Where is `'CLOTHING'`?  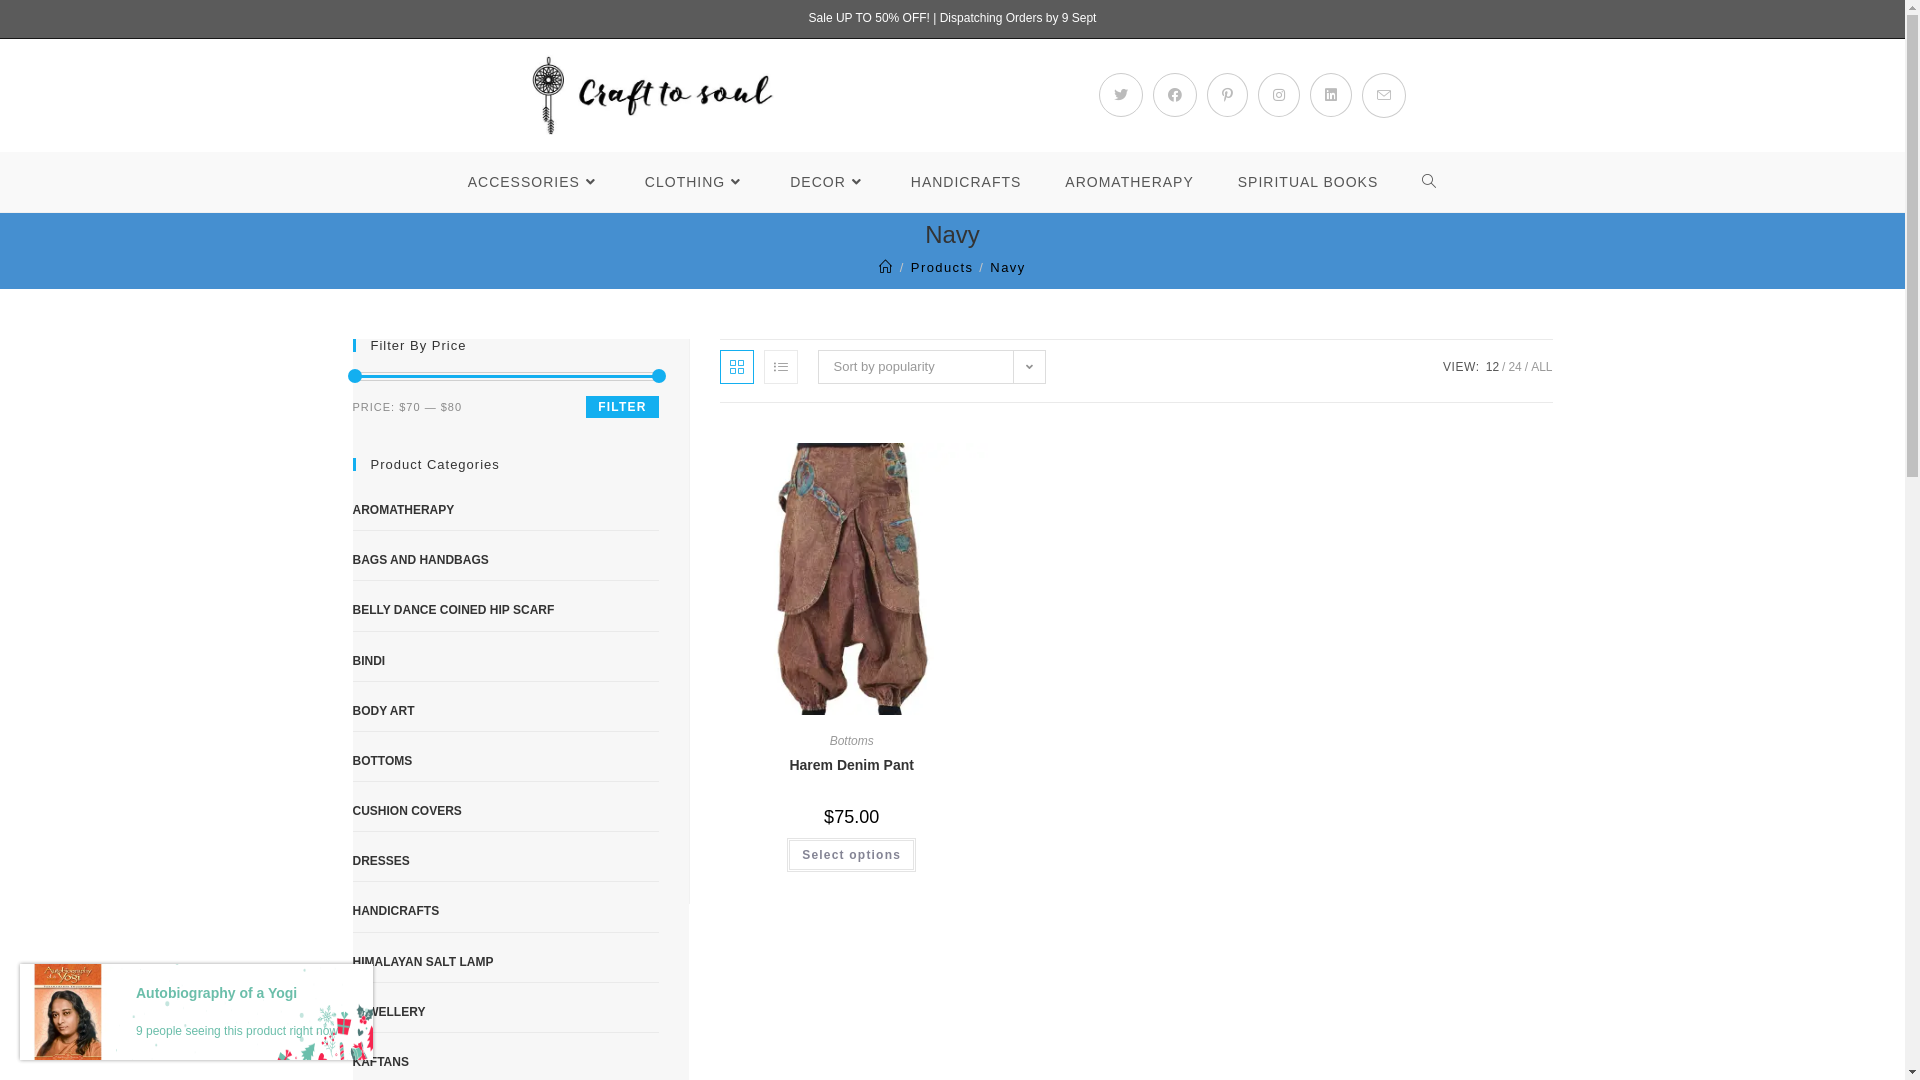
'CLOTHING' is located at coordinates (695, 181).